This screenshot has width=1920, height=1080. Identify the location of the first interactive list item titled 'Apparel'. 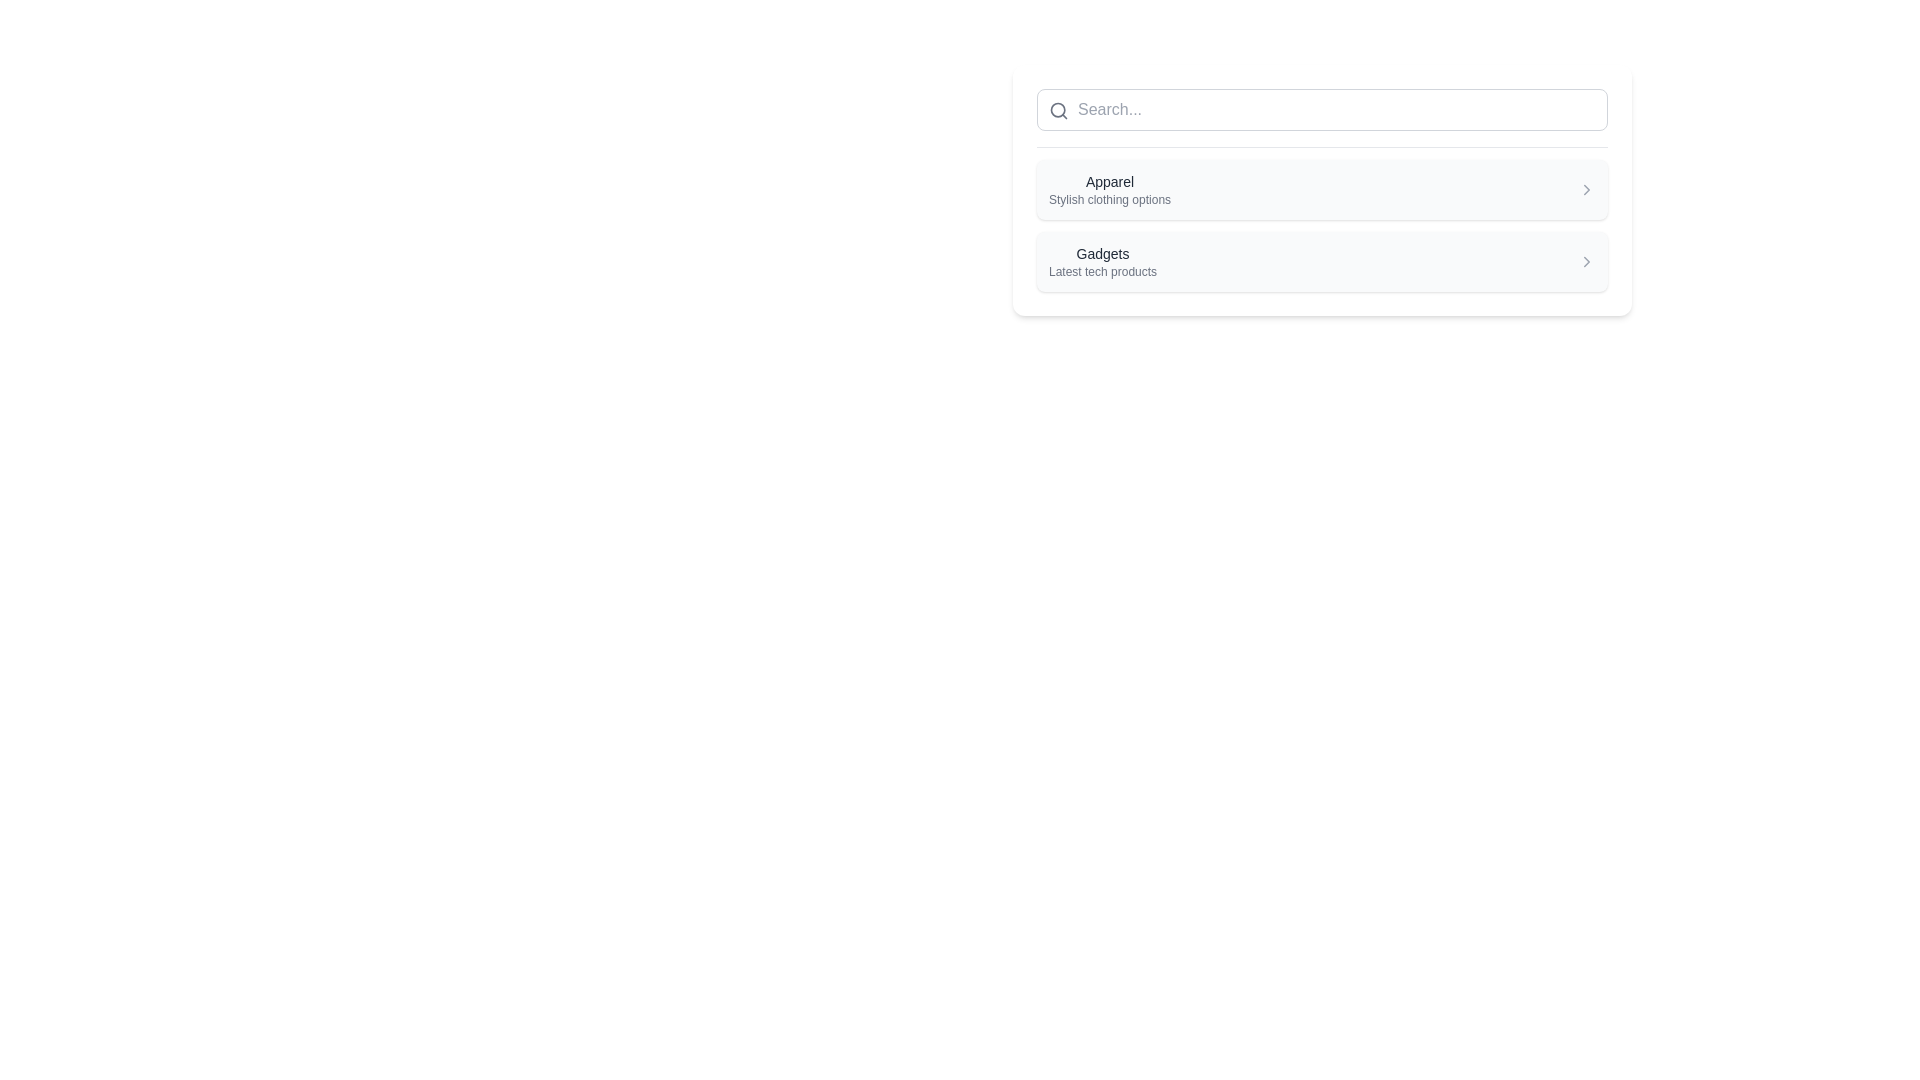
(1322, 190).